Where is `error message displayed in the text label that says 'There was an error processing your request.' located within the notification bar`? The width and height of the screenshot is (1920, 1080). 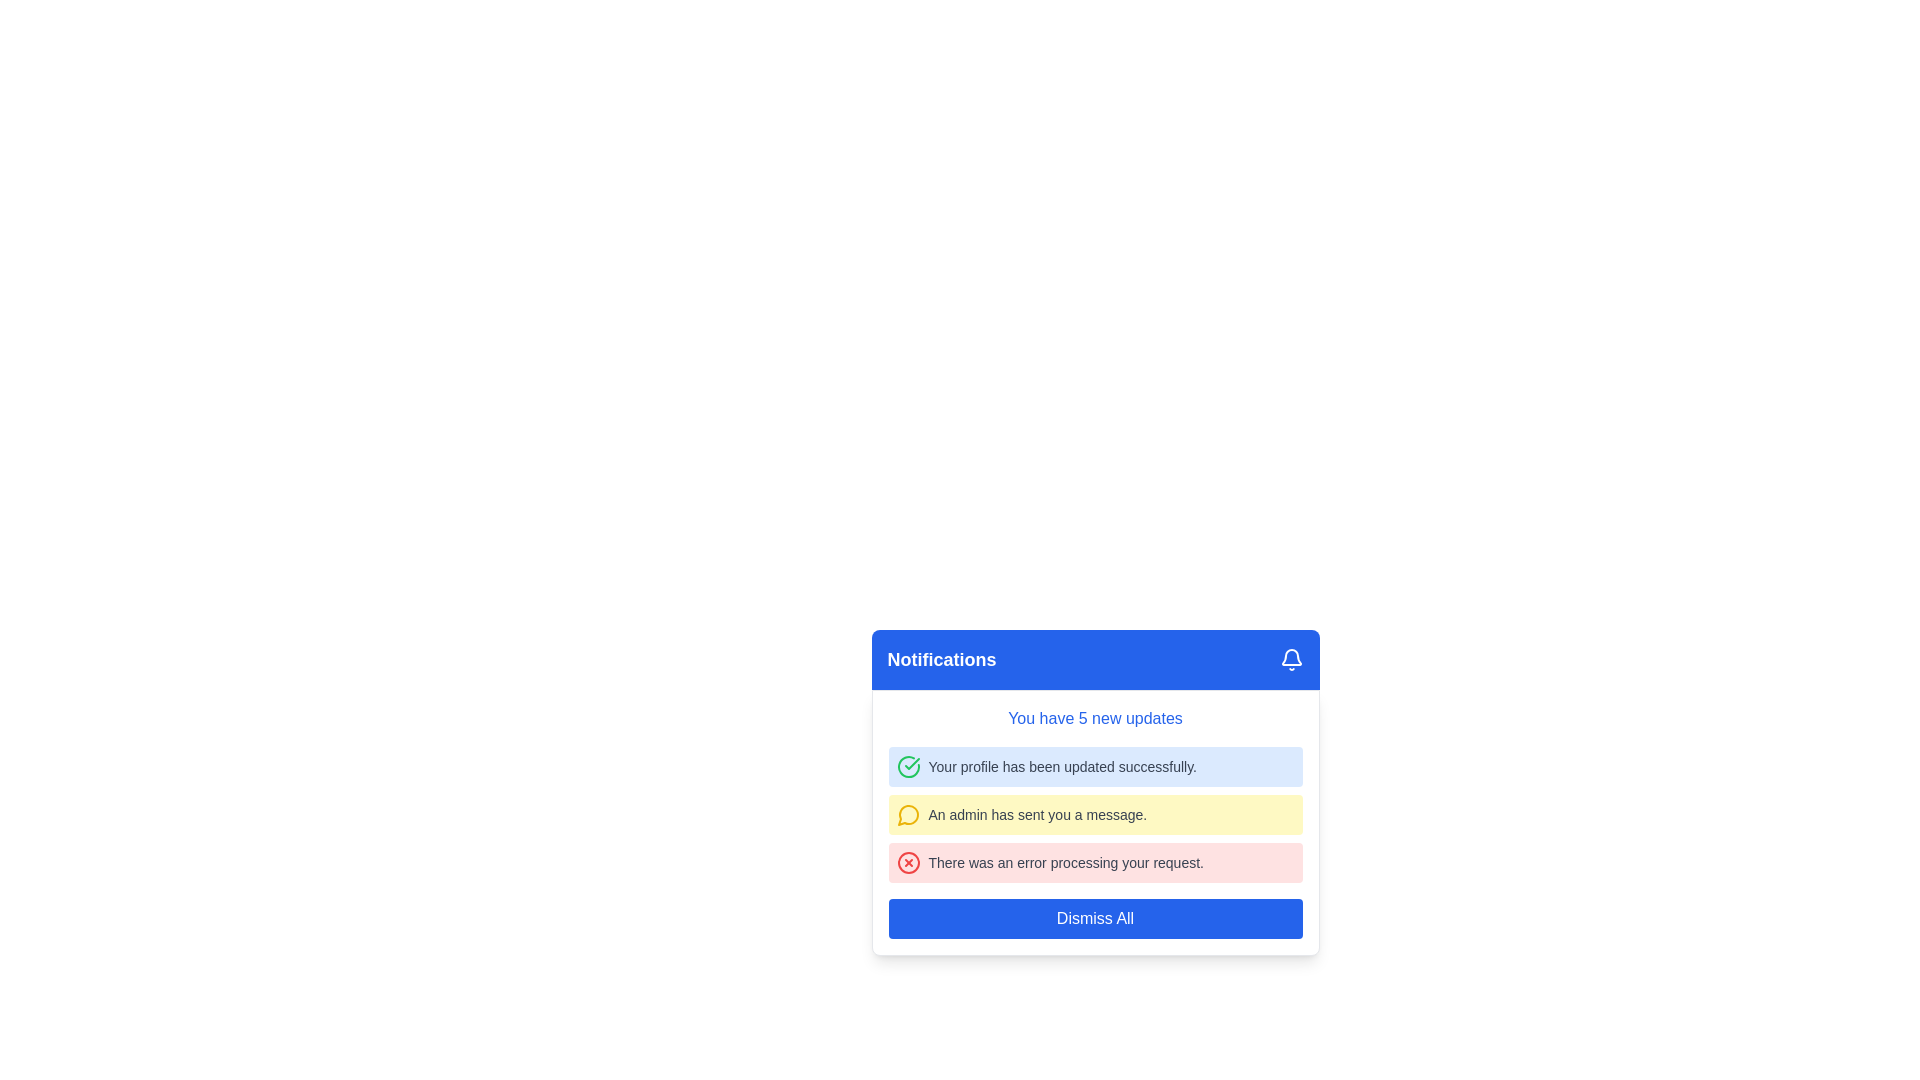 error message displayed in the text label that says 'There was an error processing your request.' located within the notification bar is located at coordinates (1065, 862).